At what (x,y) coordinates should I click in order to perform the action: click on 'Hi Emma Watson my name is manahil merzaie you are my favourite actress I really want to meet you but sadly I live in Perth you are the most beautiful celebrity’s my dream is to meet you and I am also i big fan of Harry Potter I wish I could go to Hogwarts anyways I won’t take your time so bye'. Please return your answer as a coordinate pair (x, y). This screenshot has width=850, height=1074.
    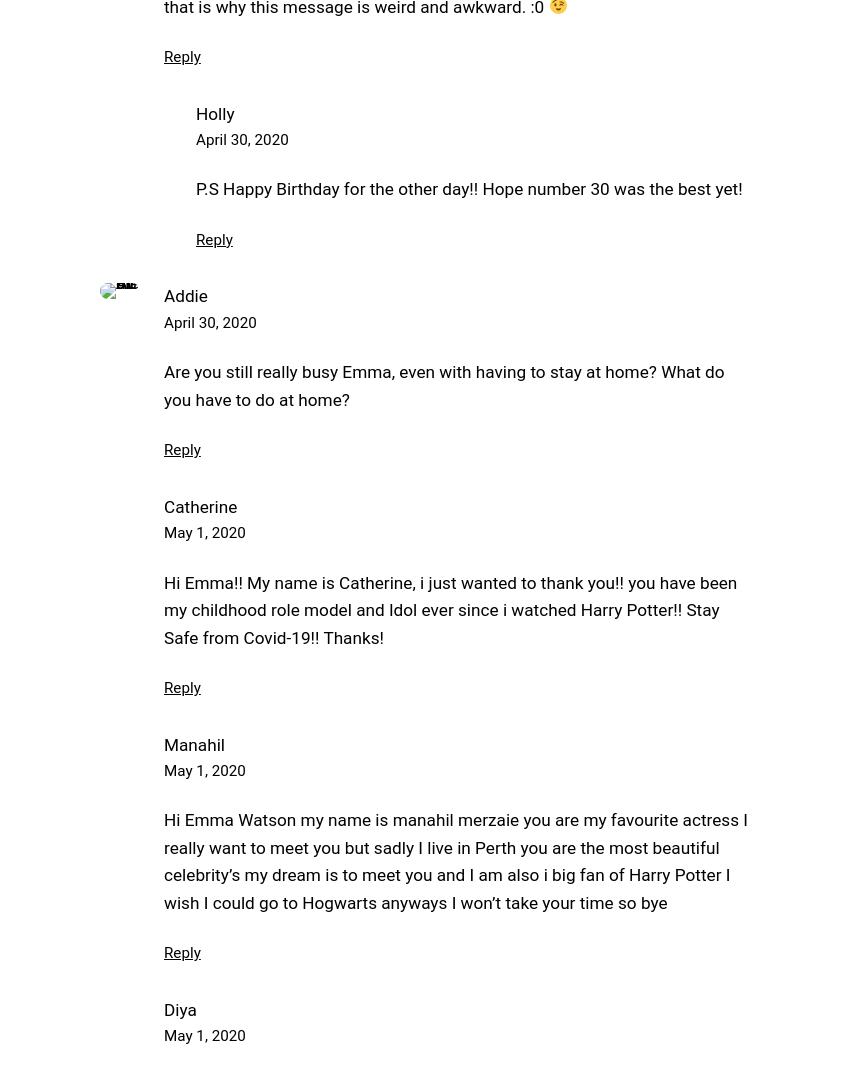
    Looking at the image, I should click on (454, 860).